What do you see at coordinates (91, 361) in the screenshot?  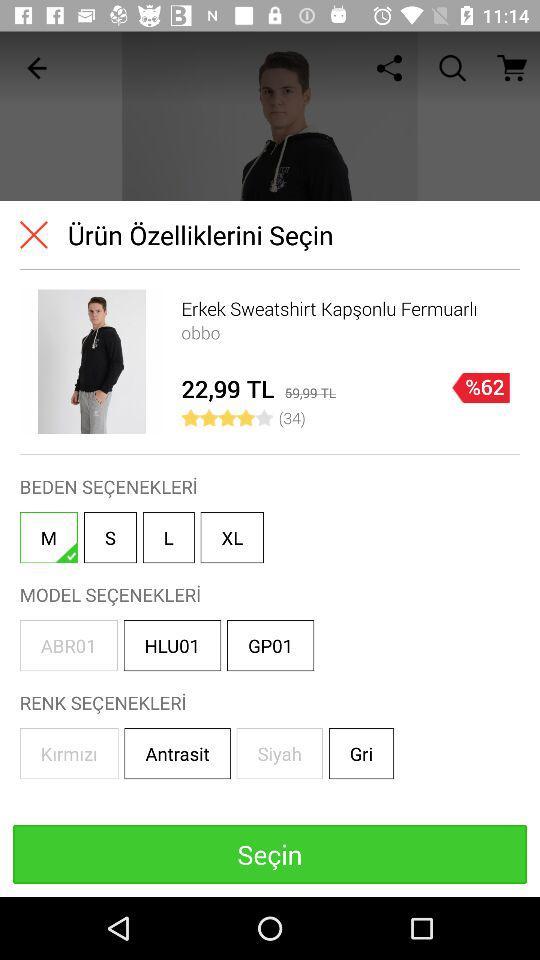 I see `the image which is above the beden secenekleri` at bounding box center [91, 361].